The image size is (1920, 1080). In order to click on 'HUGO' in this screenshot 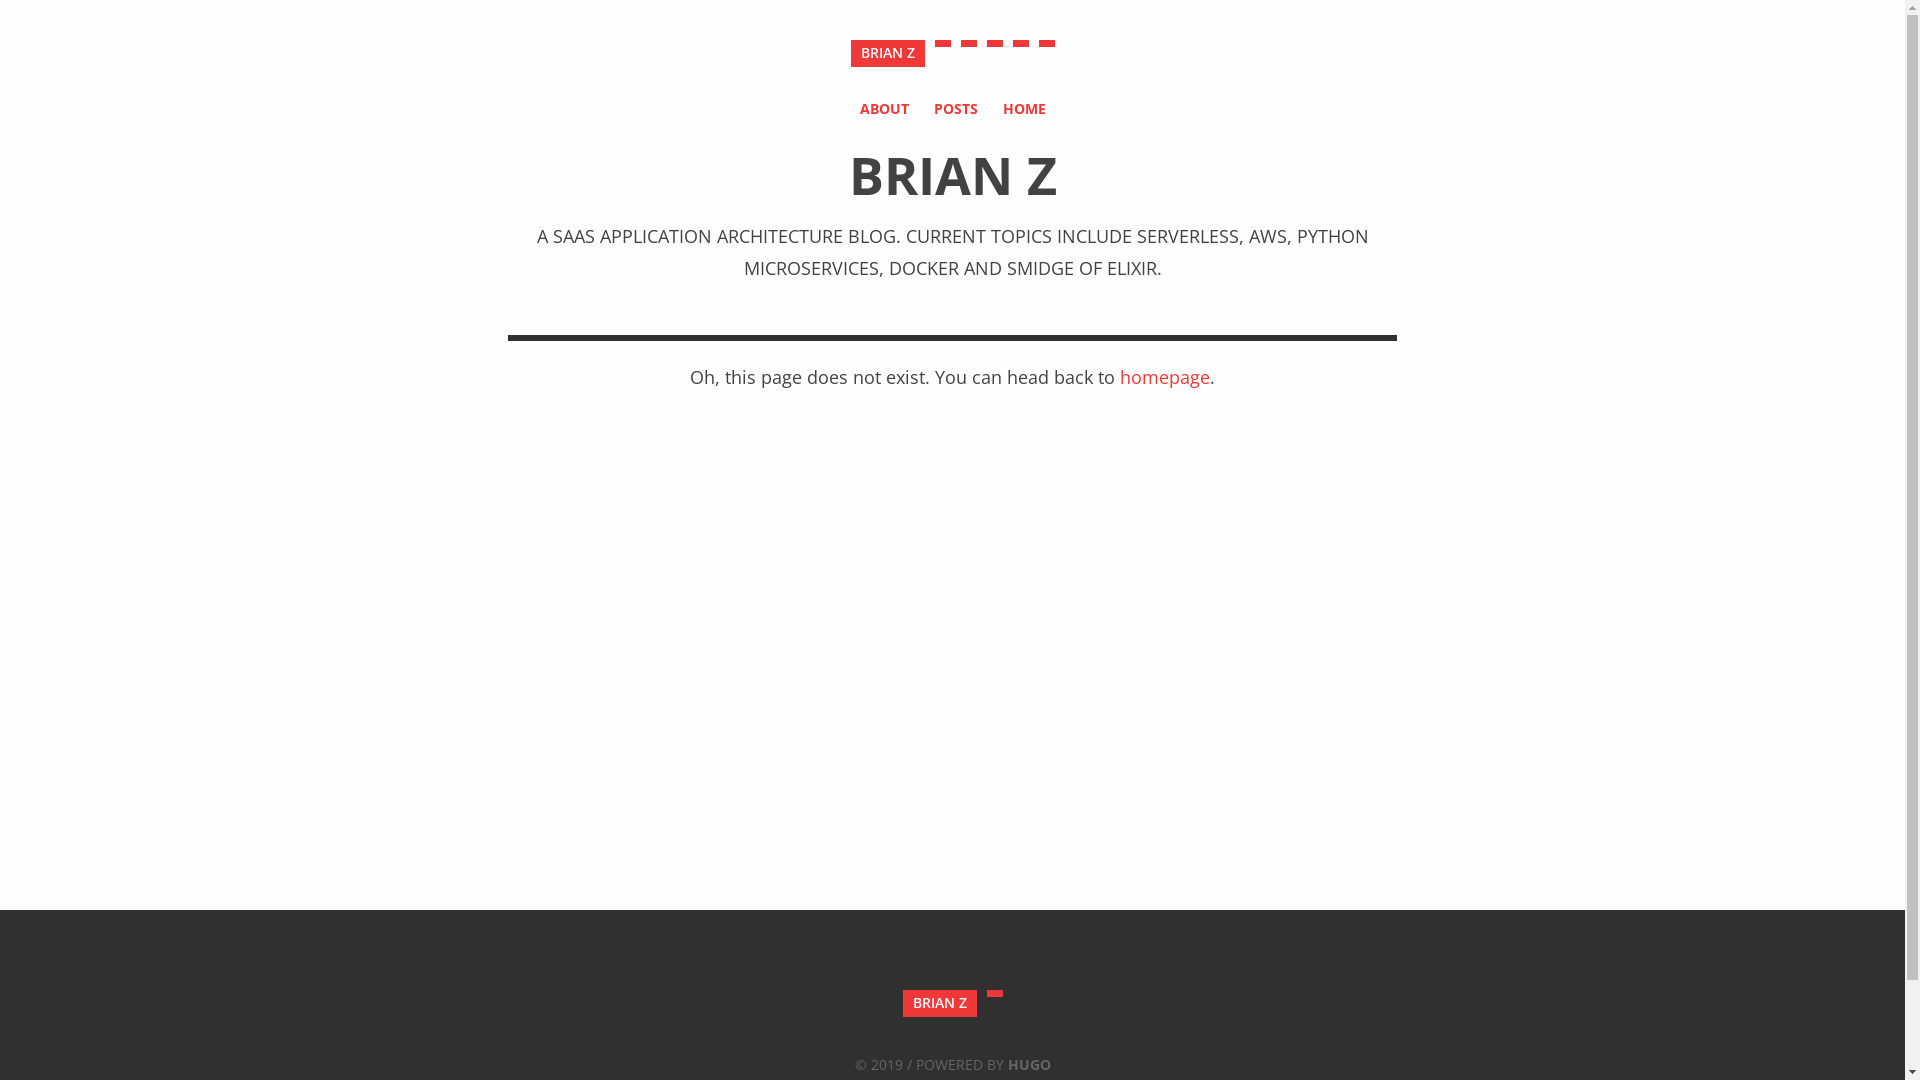, I will do `click(1029, 1063)`.